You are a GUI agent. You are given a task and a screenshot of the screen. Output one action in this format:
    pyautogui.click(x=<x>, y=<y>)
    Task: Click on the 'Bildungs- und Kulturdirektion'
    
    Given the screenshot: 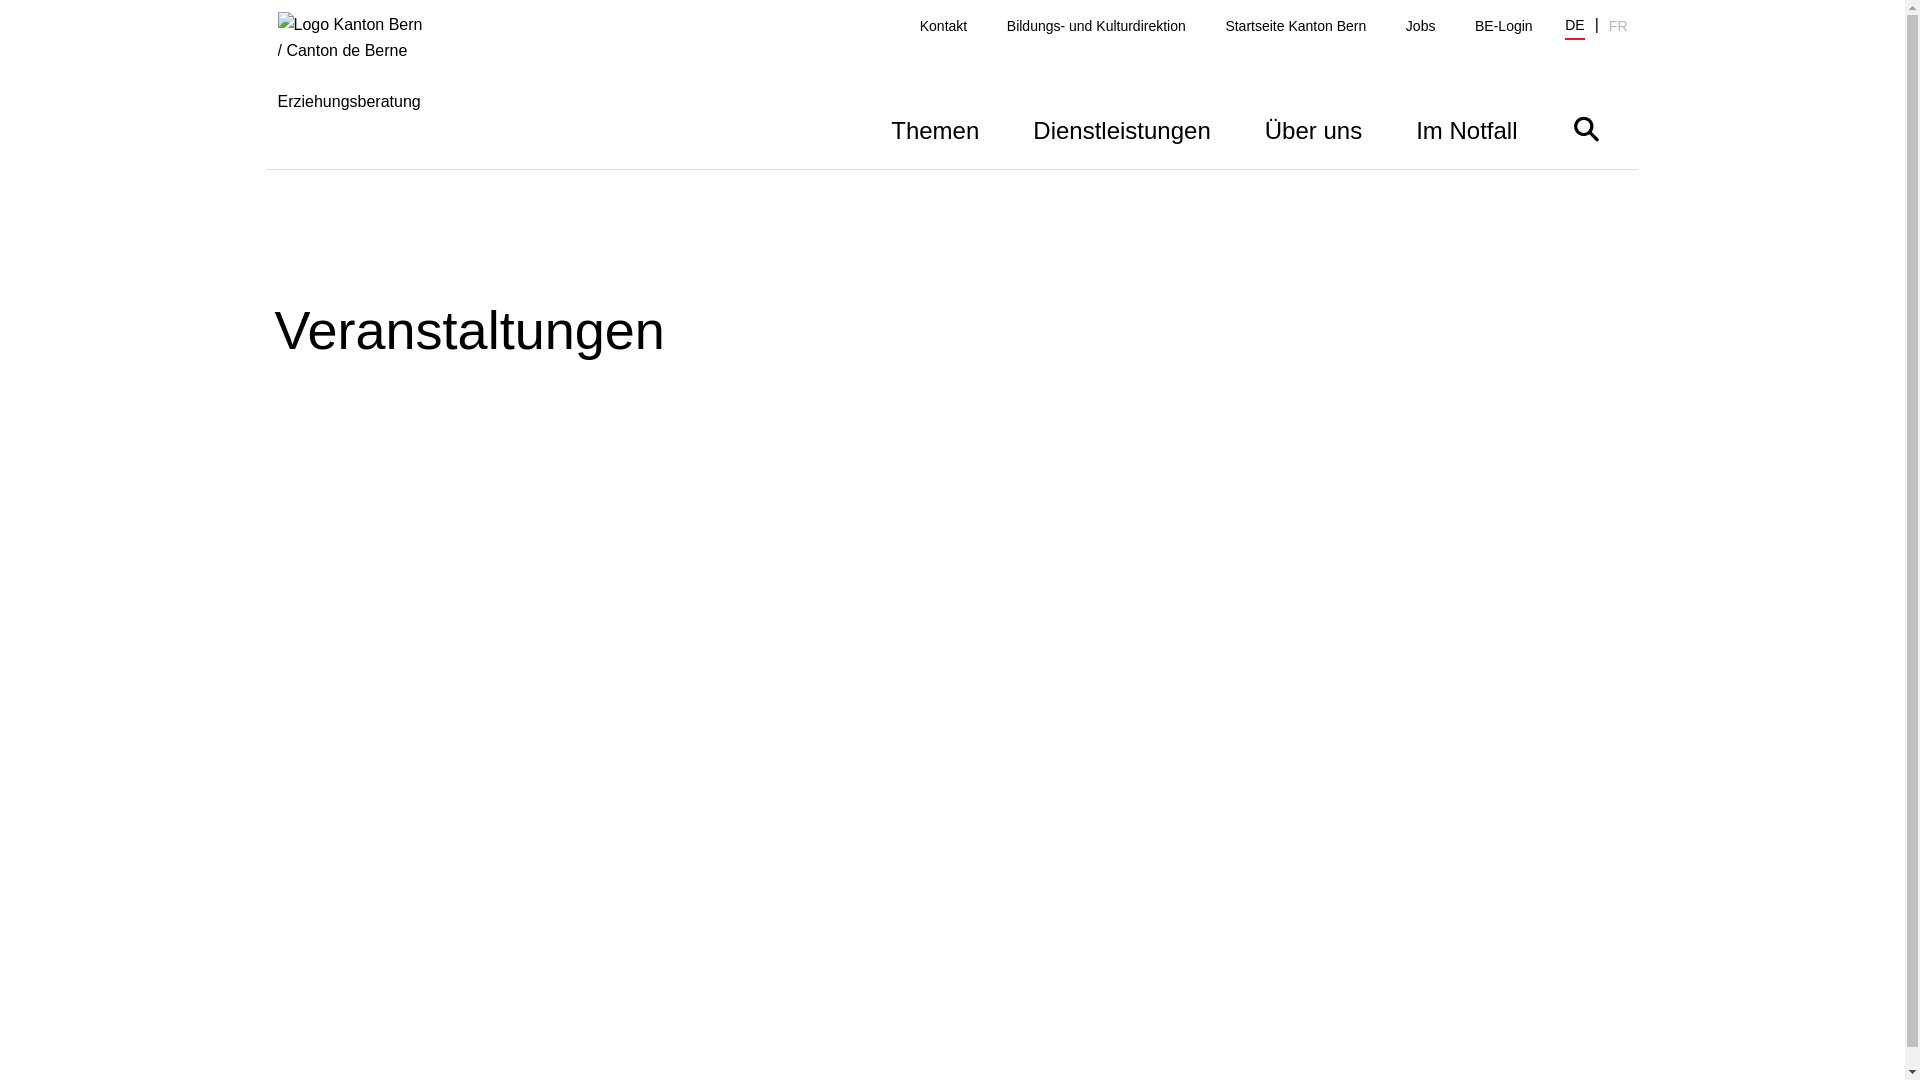 What is the action you would take?
    pyautogui.click(x=1095, y=26)
    